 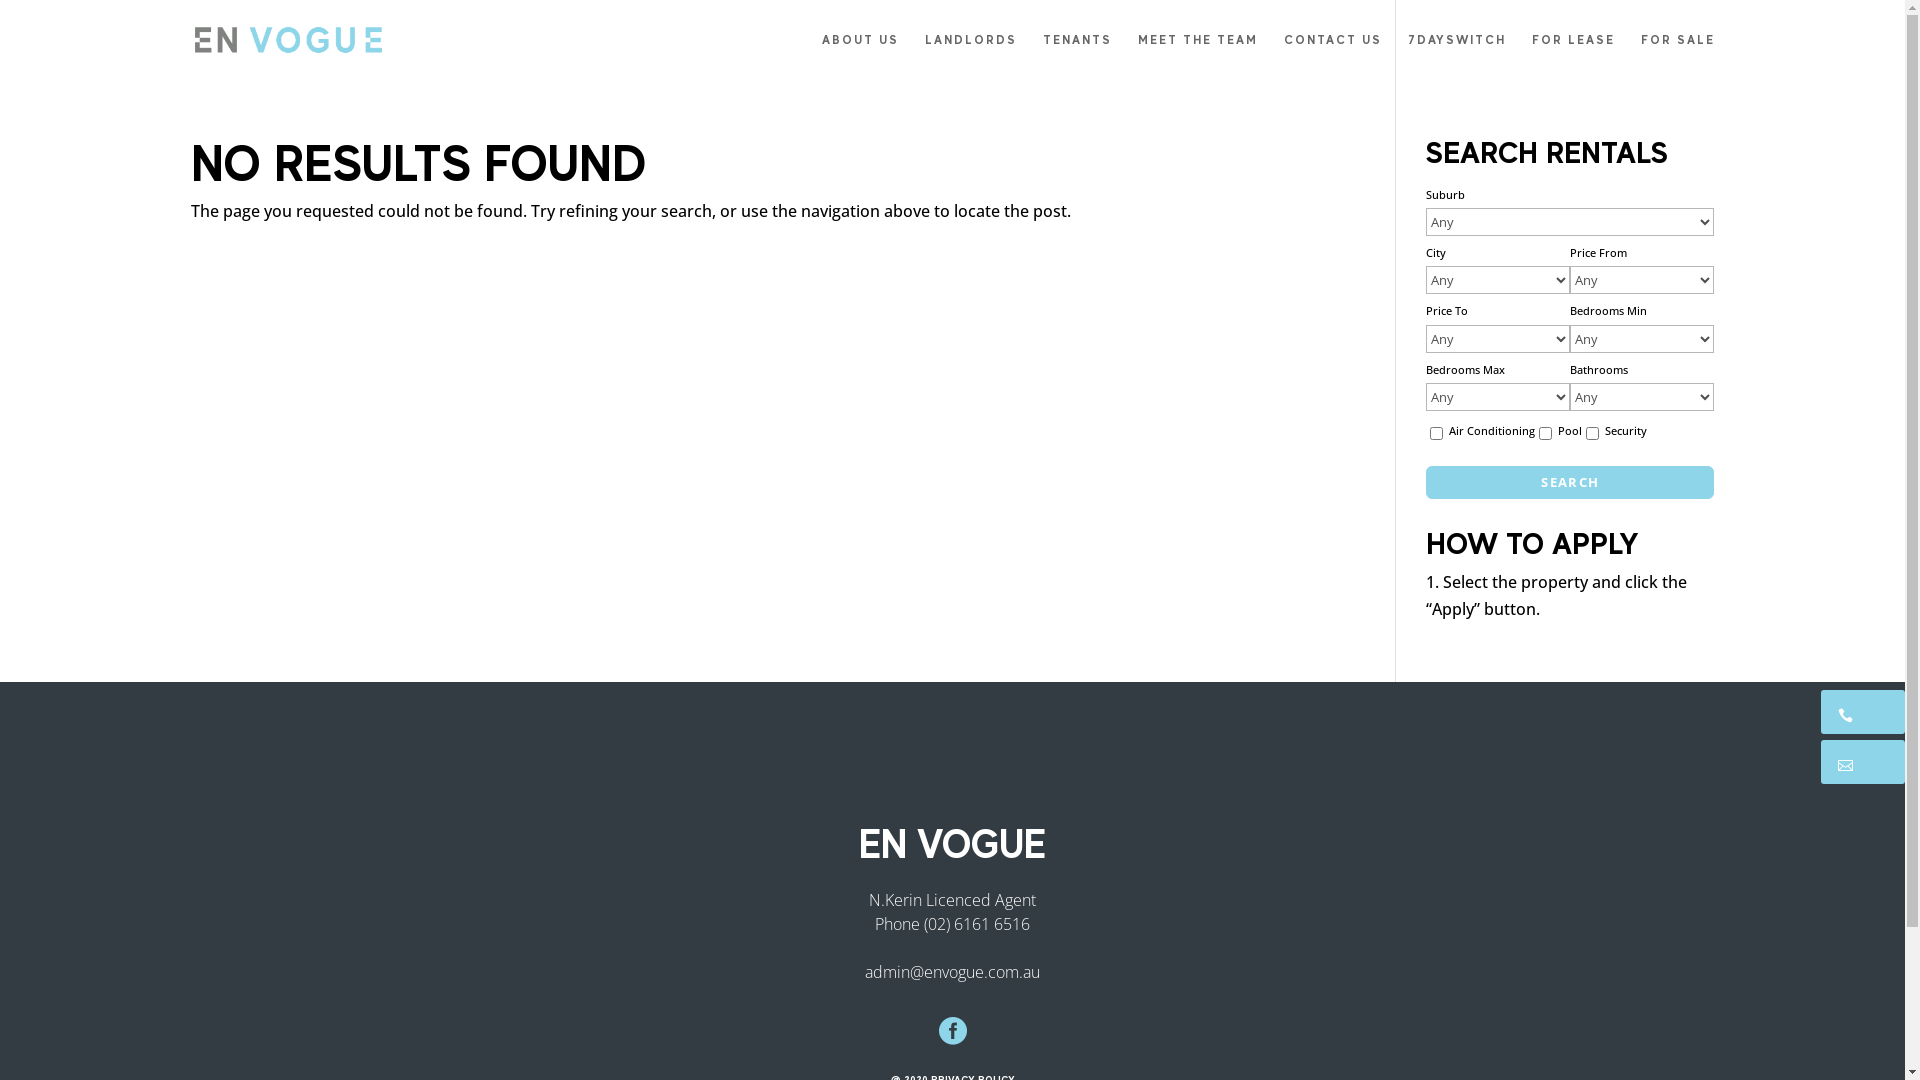 I want to click on 'FOR SALE', so click(x=1676, y=55).